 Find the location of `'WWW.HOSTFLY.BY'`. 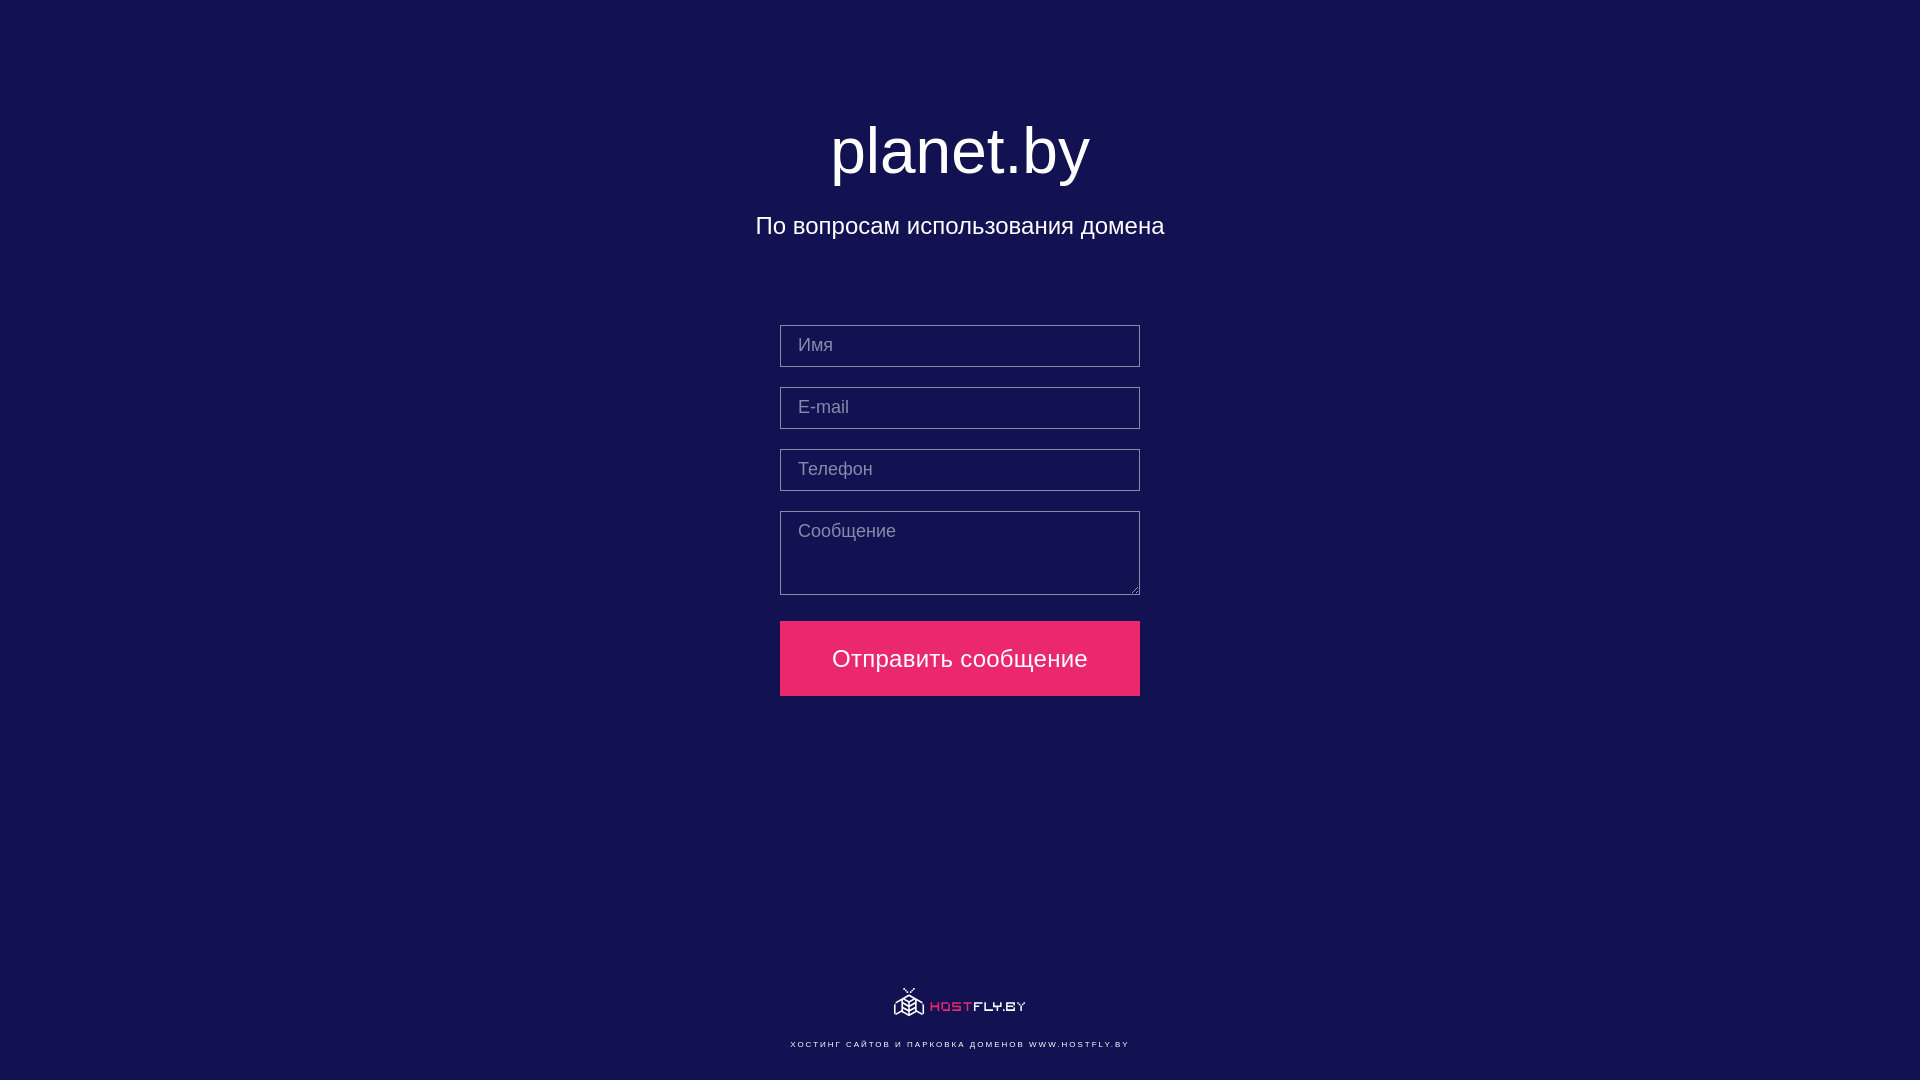

'WWW.HOSTFLY.BY' is located at coordinates (1078, 1043).